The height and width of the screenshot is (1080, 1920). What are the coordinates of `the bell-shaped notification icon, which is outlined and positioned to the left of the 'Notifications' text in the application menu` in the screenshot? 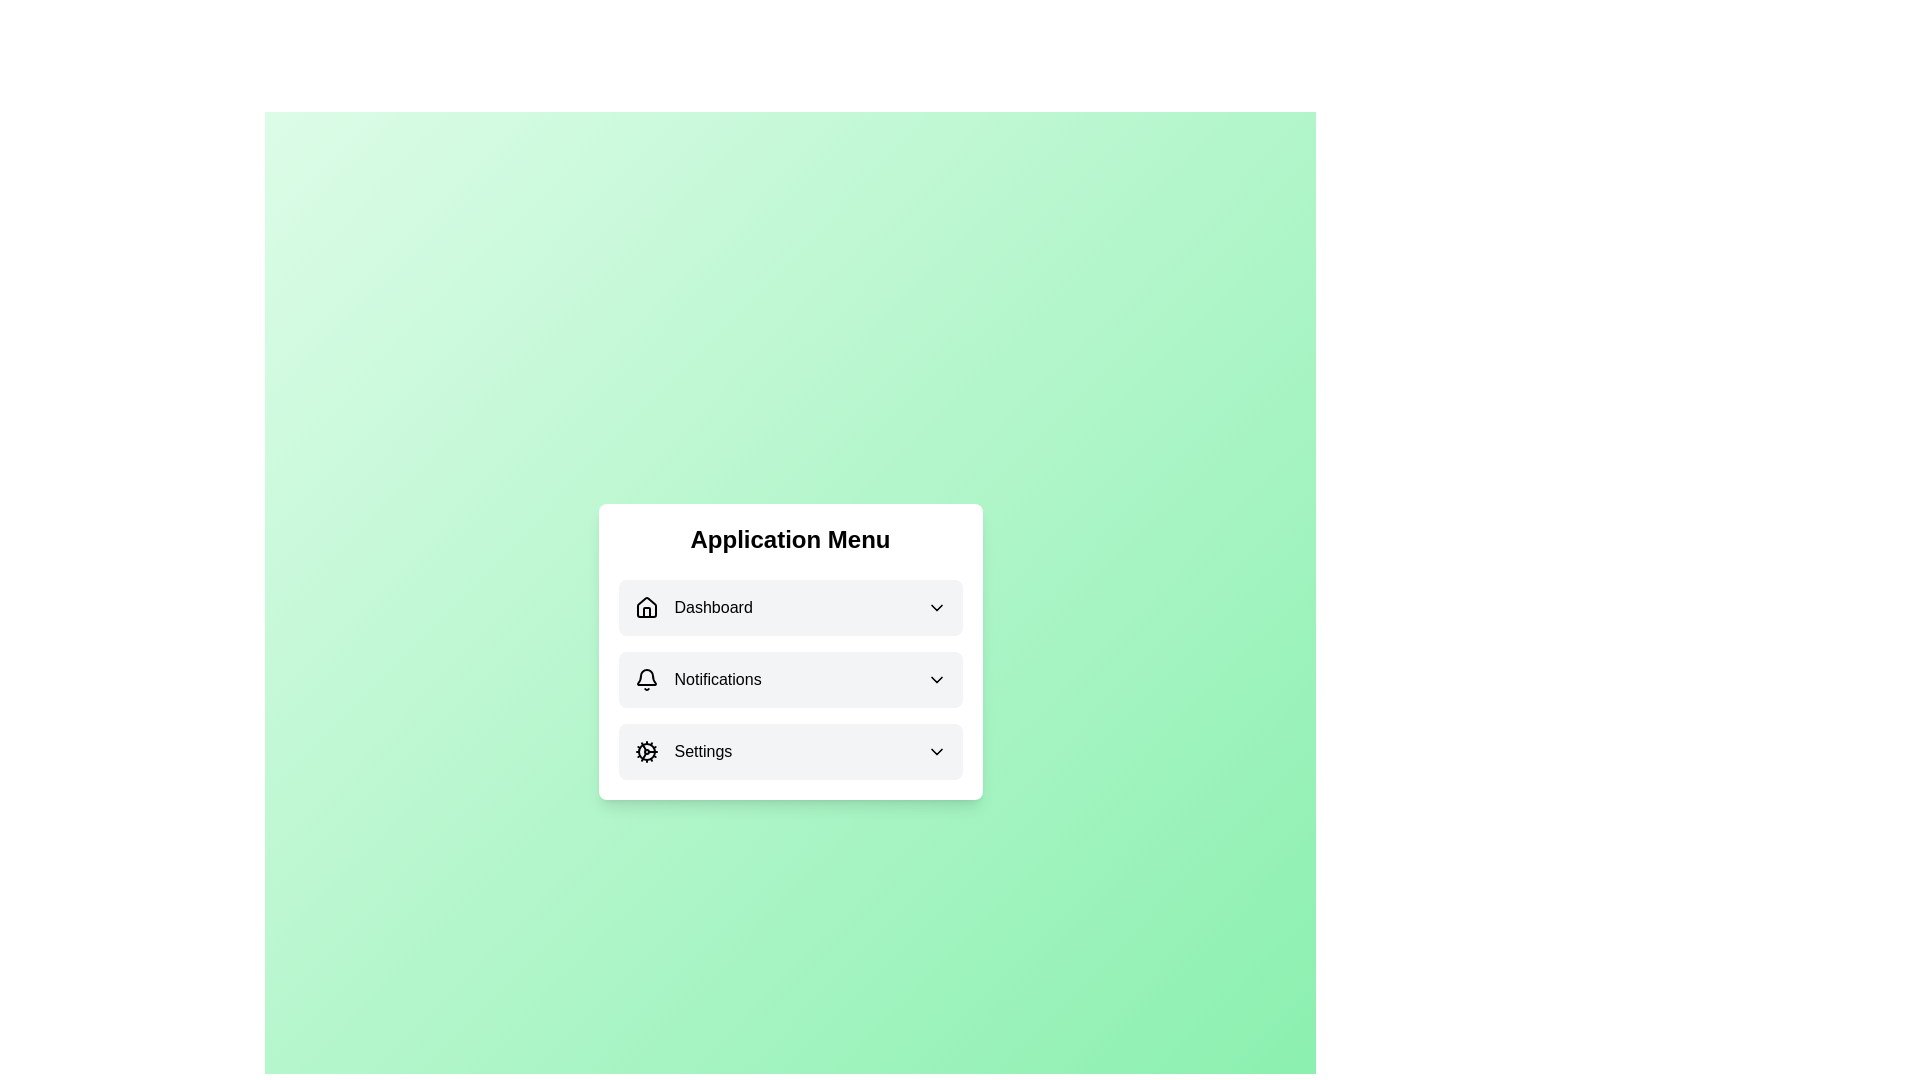 It's located at (646, 678).